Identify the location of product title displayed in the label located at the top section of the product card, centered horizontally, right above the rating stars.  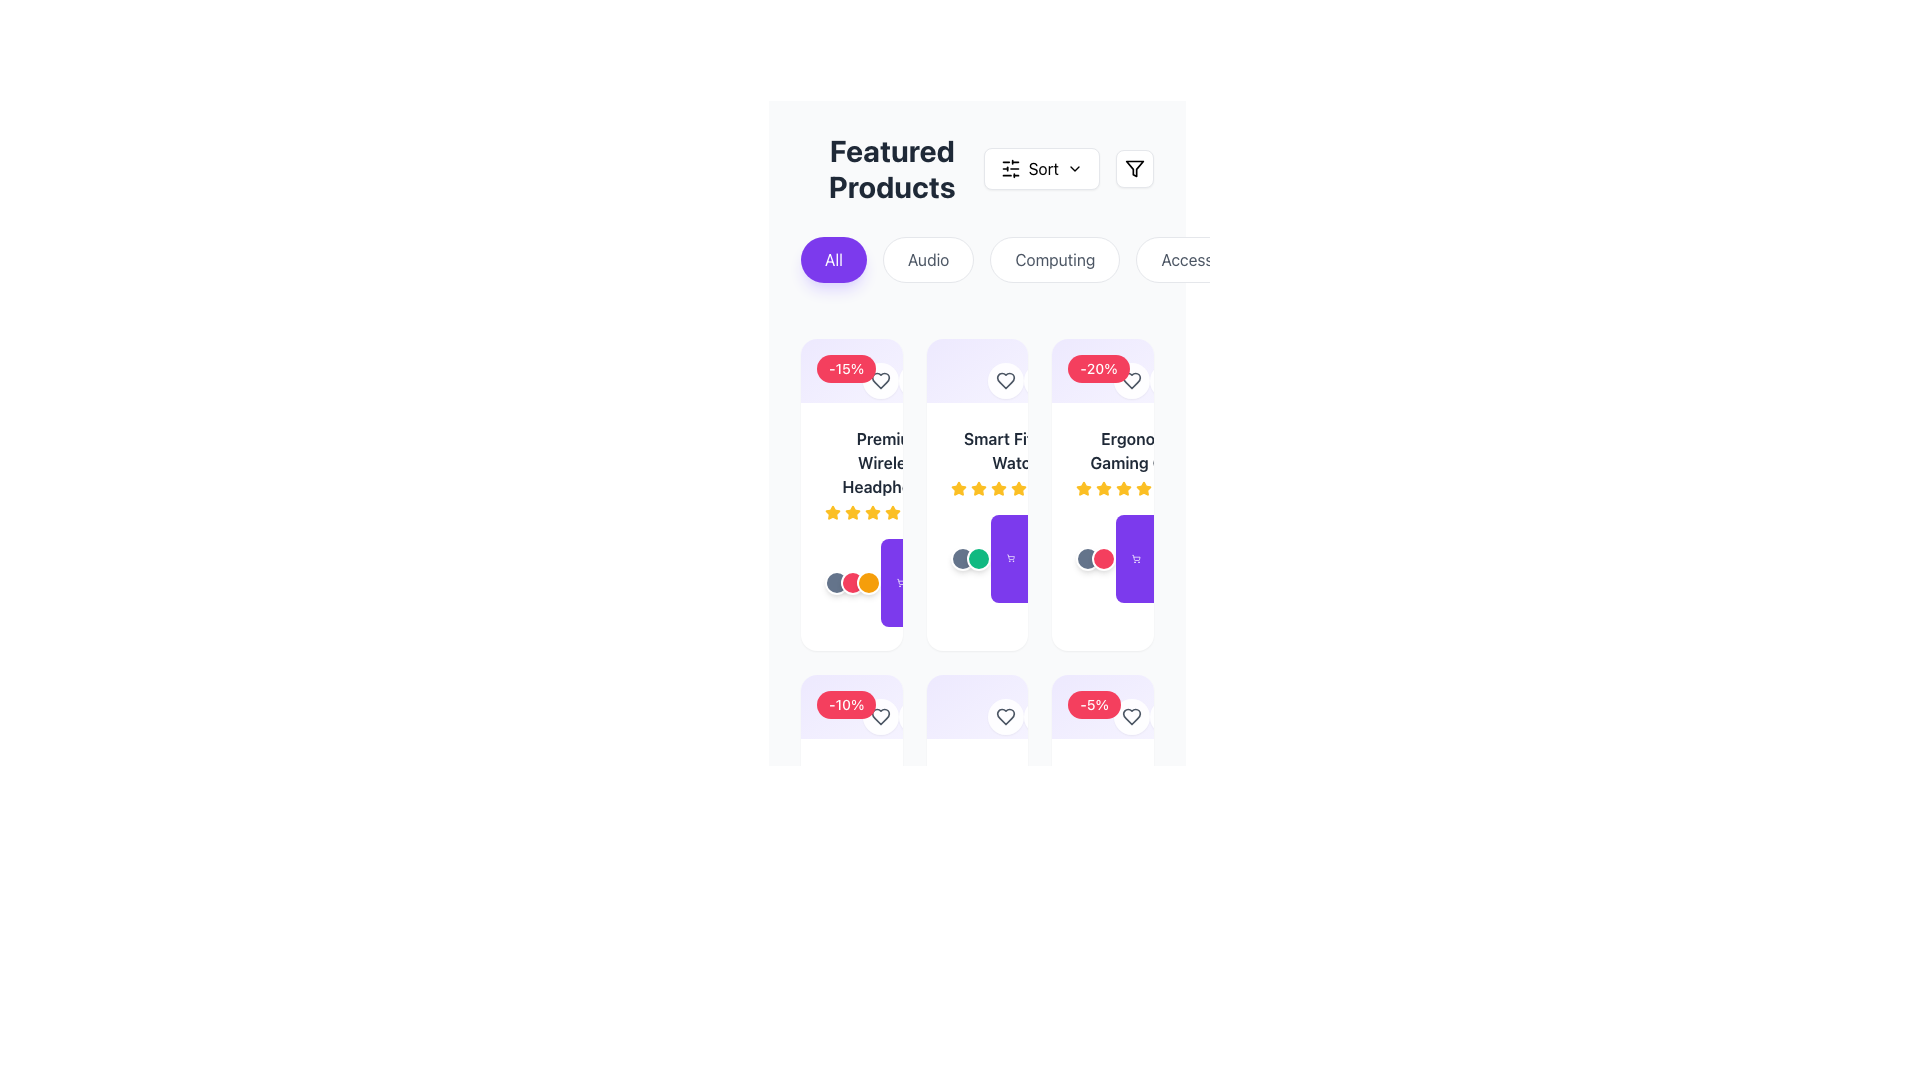
(1102, 462).